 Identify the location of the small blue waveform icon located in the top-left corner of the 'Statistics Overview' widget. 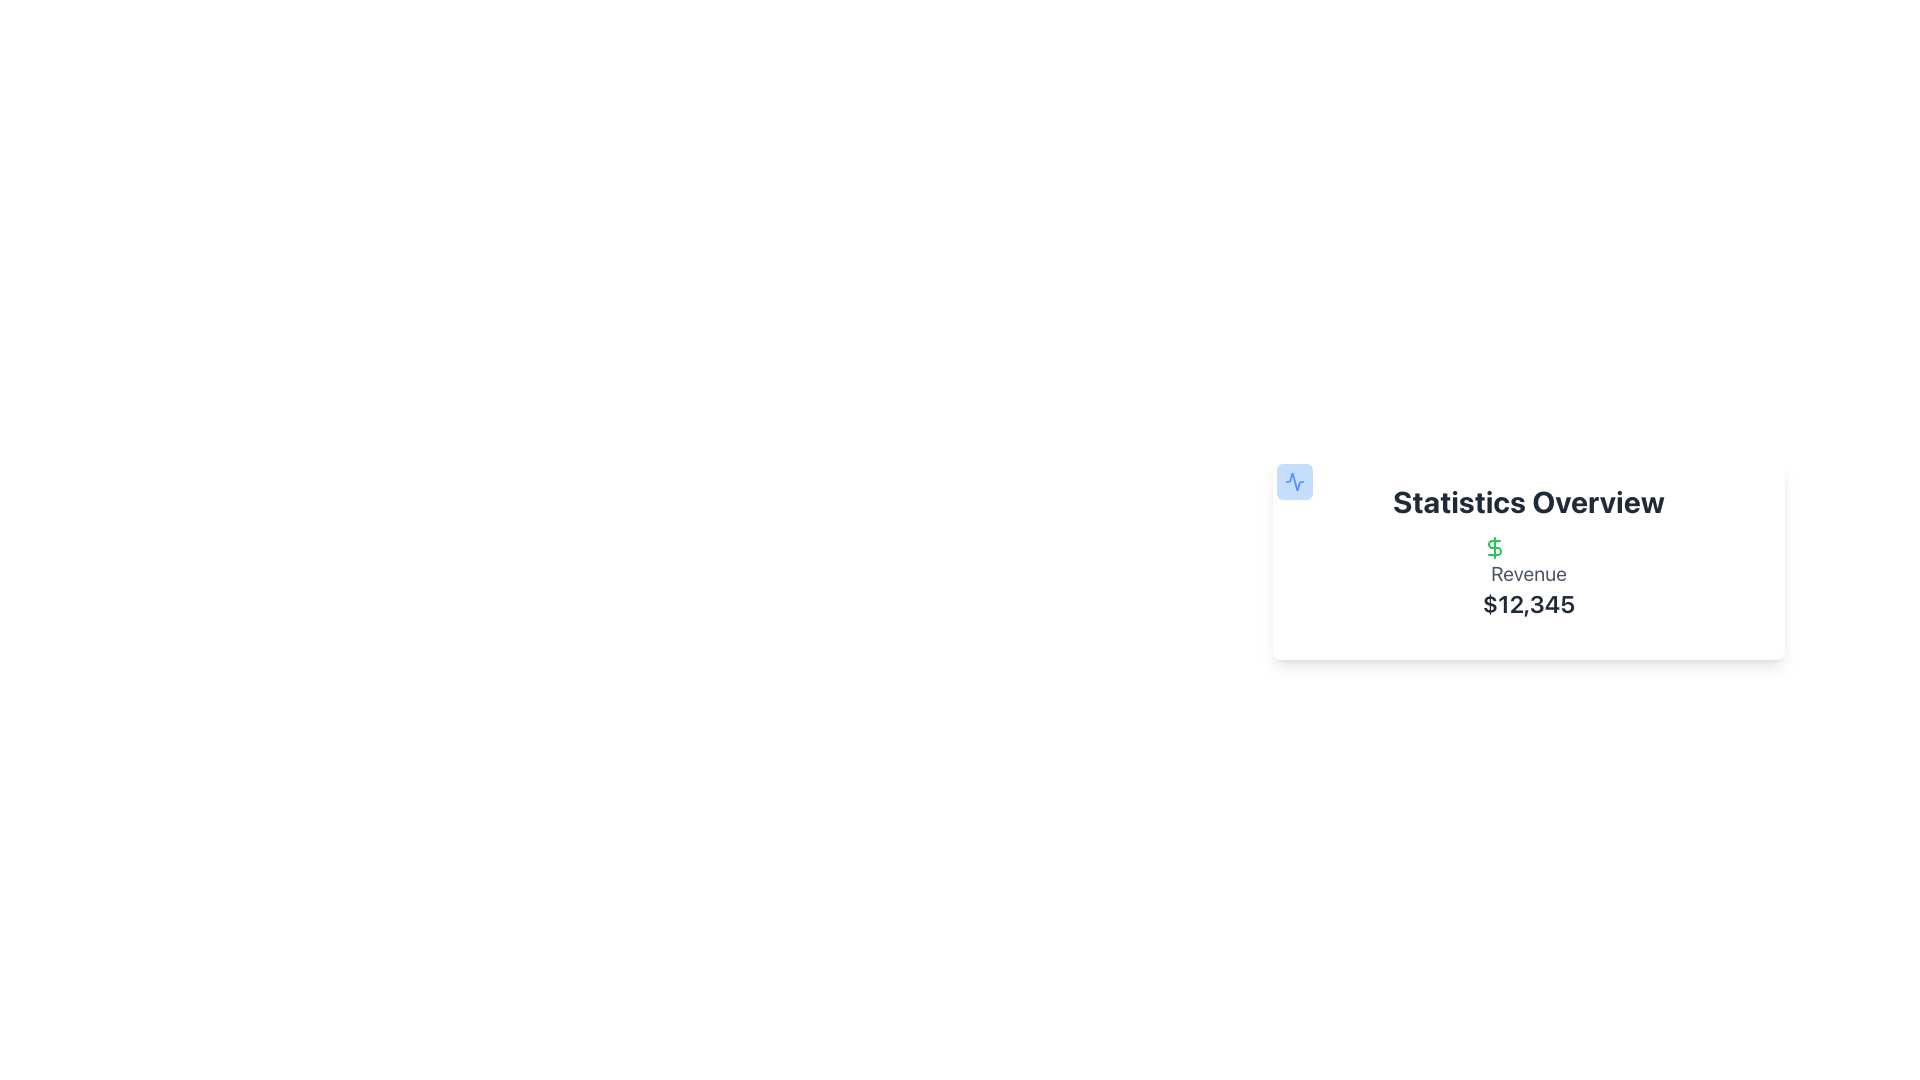
(1295, 482).